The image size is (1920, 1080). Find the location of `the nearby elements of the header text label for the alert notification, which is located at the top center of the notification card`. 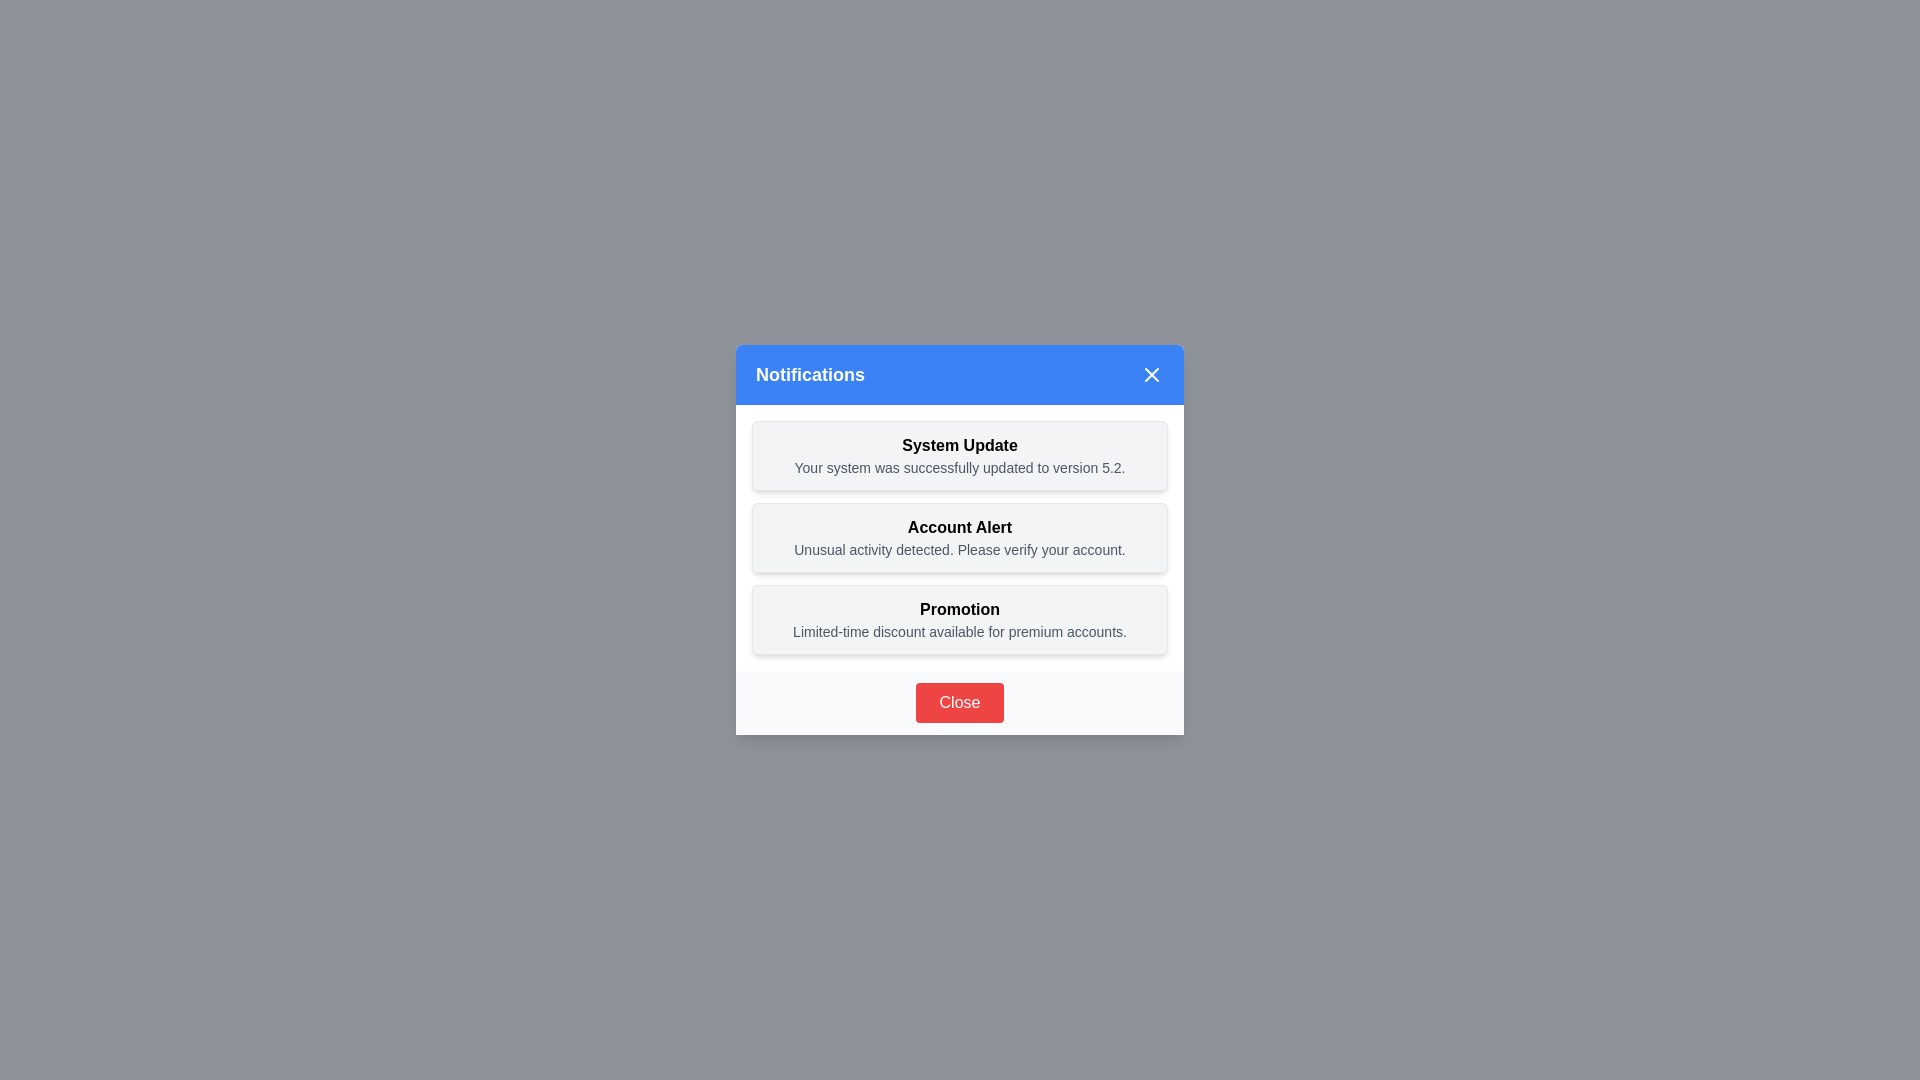

the nearby elements of the header text label for the alert notification, which is located at the top center of the notification card is located at coordinates (960, 527).